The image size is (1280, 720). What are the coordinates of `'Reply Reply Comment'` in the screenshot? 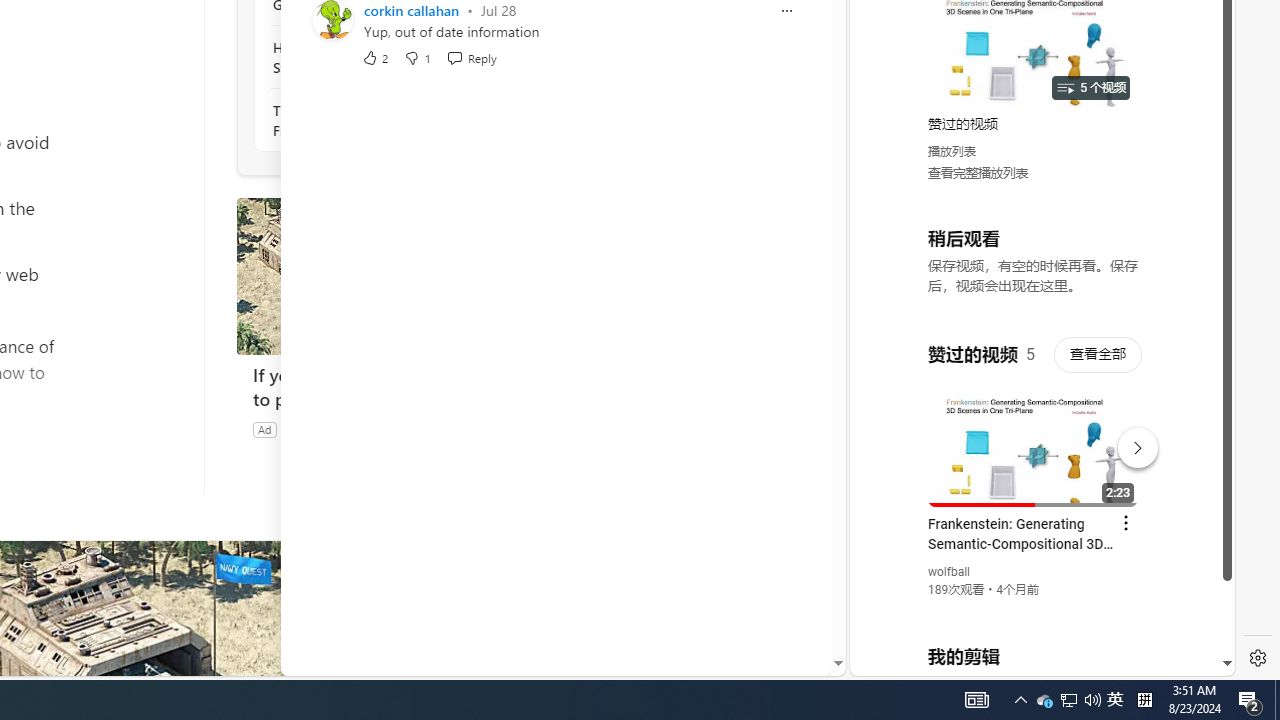 It's located at (470, 56).